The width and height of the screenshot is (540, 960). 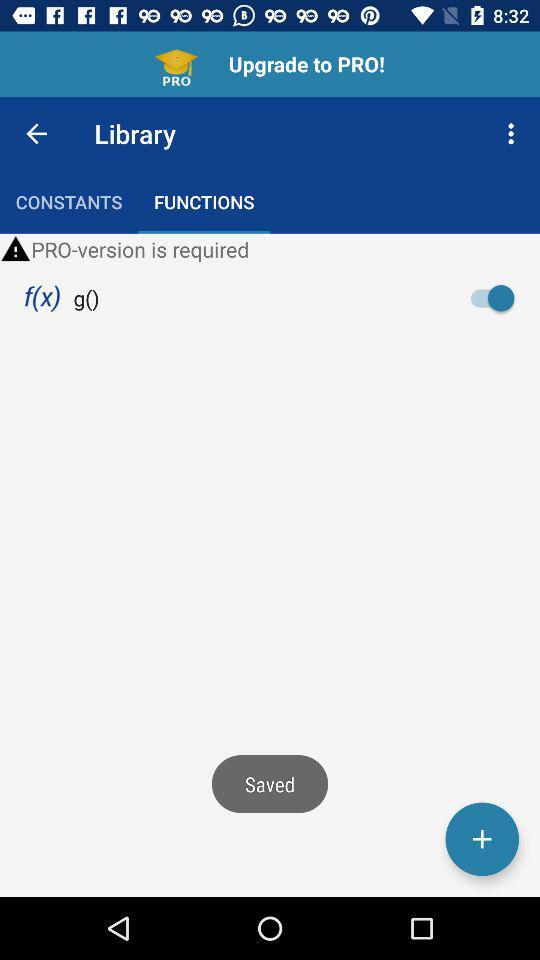 What do you see at coordinates (270, 248) in the screenshot?
I see `the pro version is` at bounding box center [270, 248].